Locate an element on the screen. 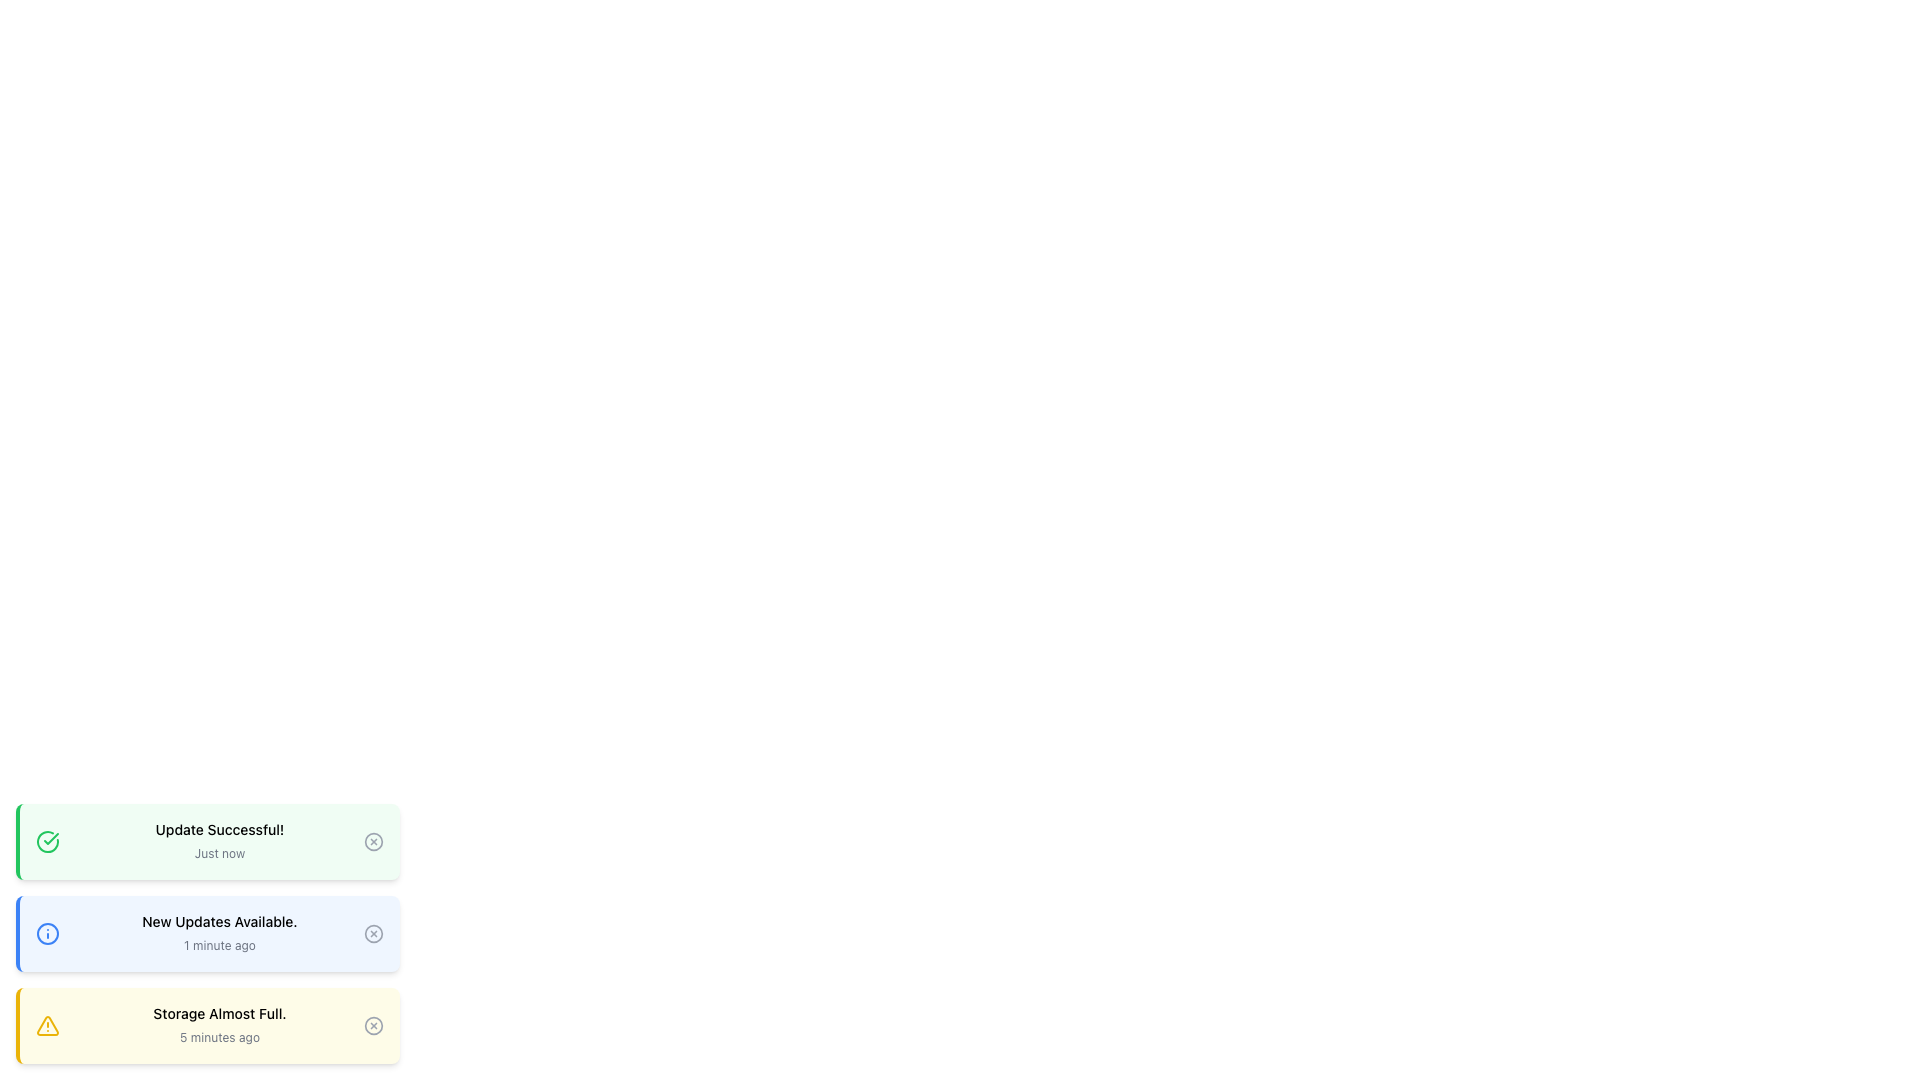 The image size is (1920, 1080). the notification message text element located in the second notification card, which provides update status or recent activity details is located at coordinates (220, 933).